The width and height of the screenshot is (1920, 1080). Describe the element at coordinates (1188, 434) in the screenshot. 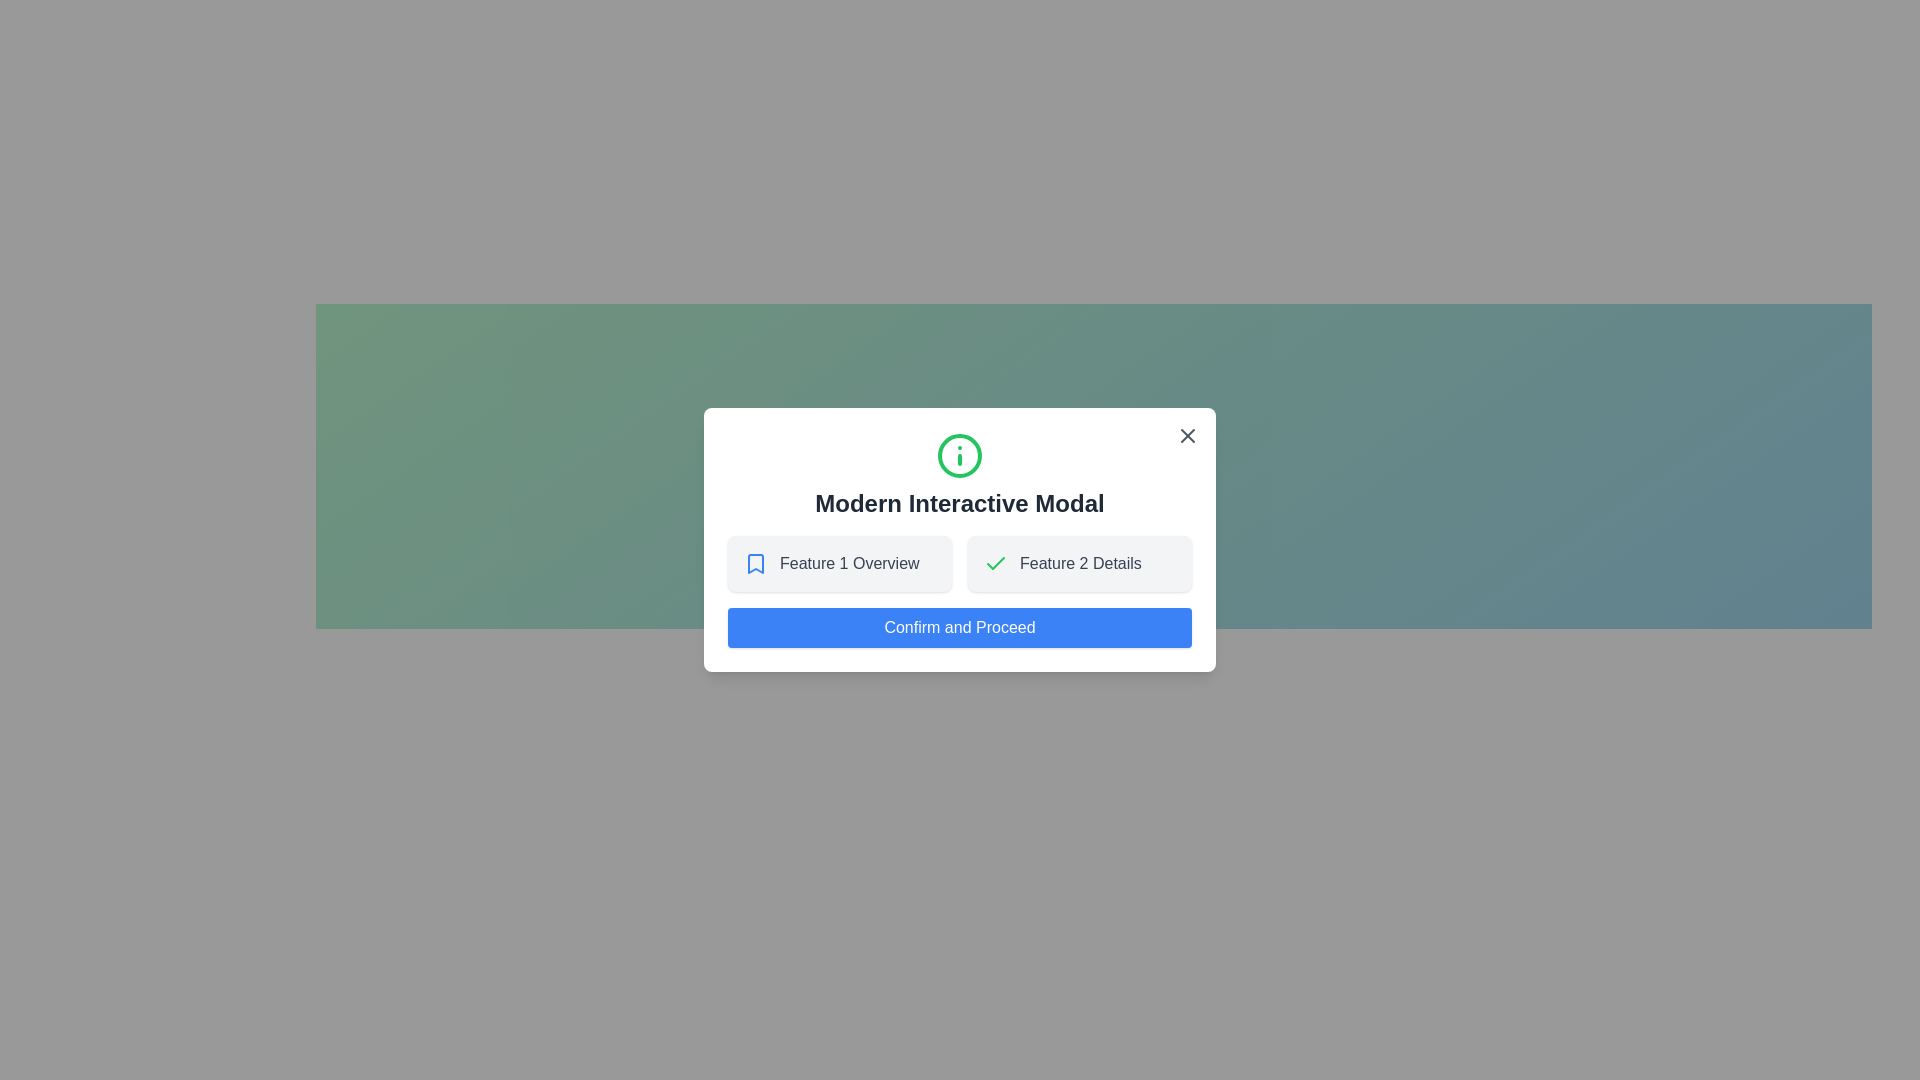

I see `the dark-colored cross icon located at the top-right corner of the modal dialog` at that location.